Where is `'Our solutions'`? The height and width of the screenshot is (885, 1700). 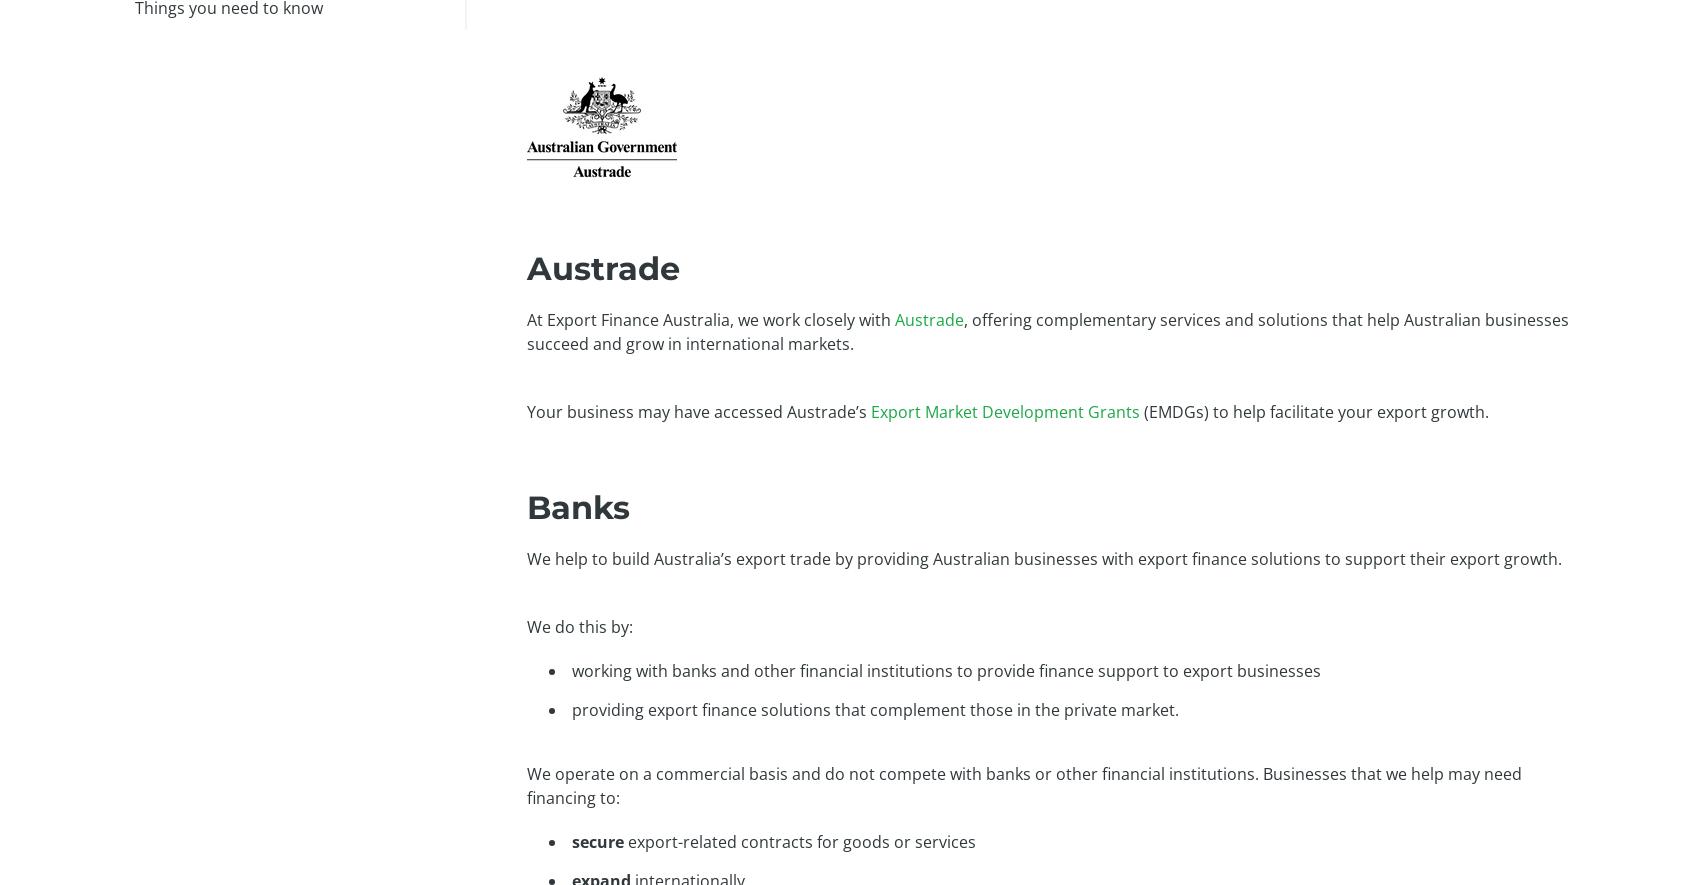
'Our solutions' is located at coordinates (751, 95).